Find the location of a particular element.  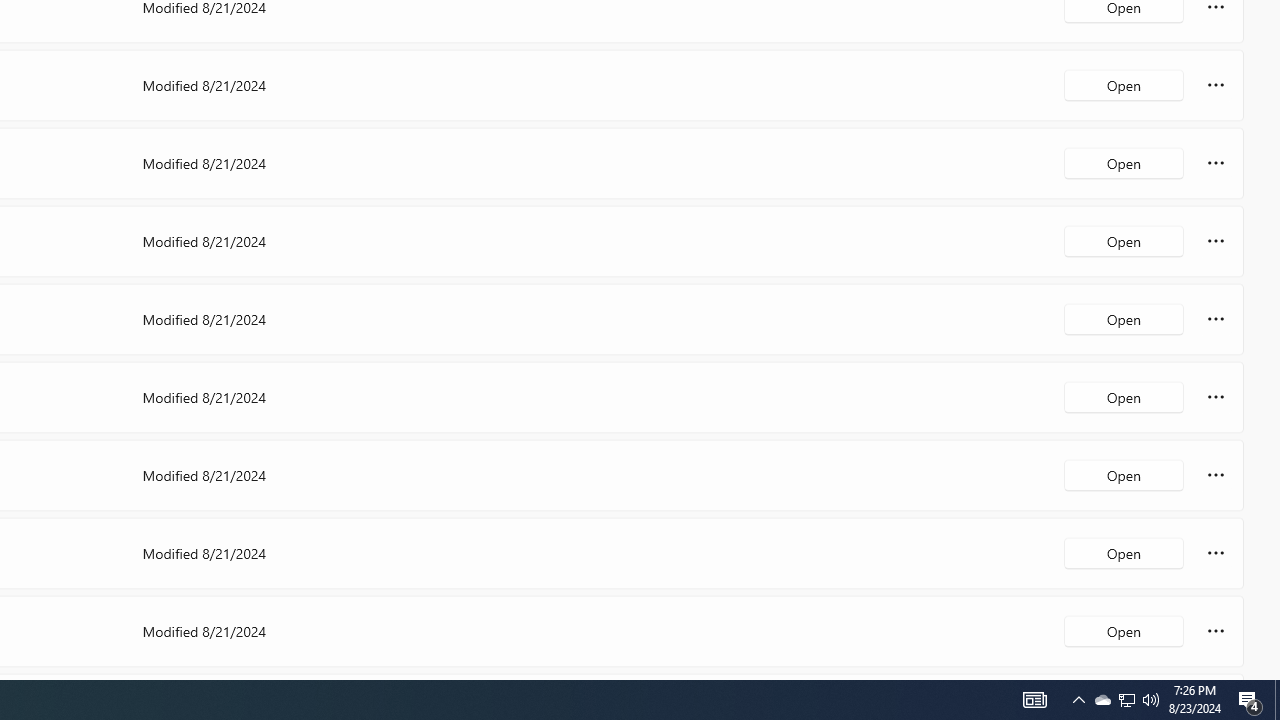

'Vertical Small Increase' is located at coordinates (1271, 672).